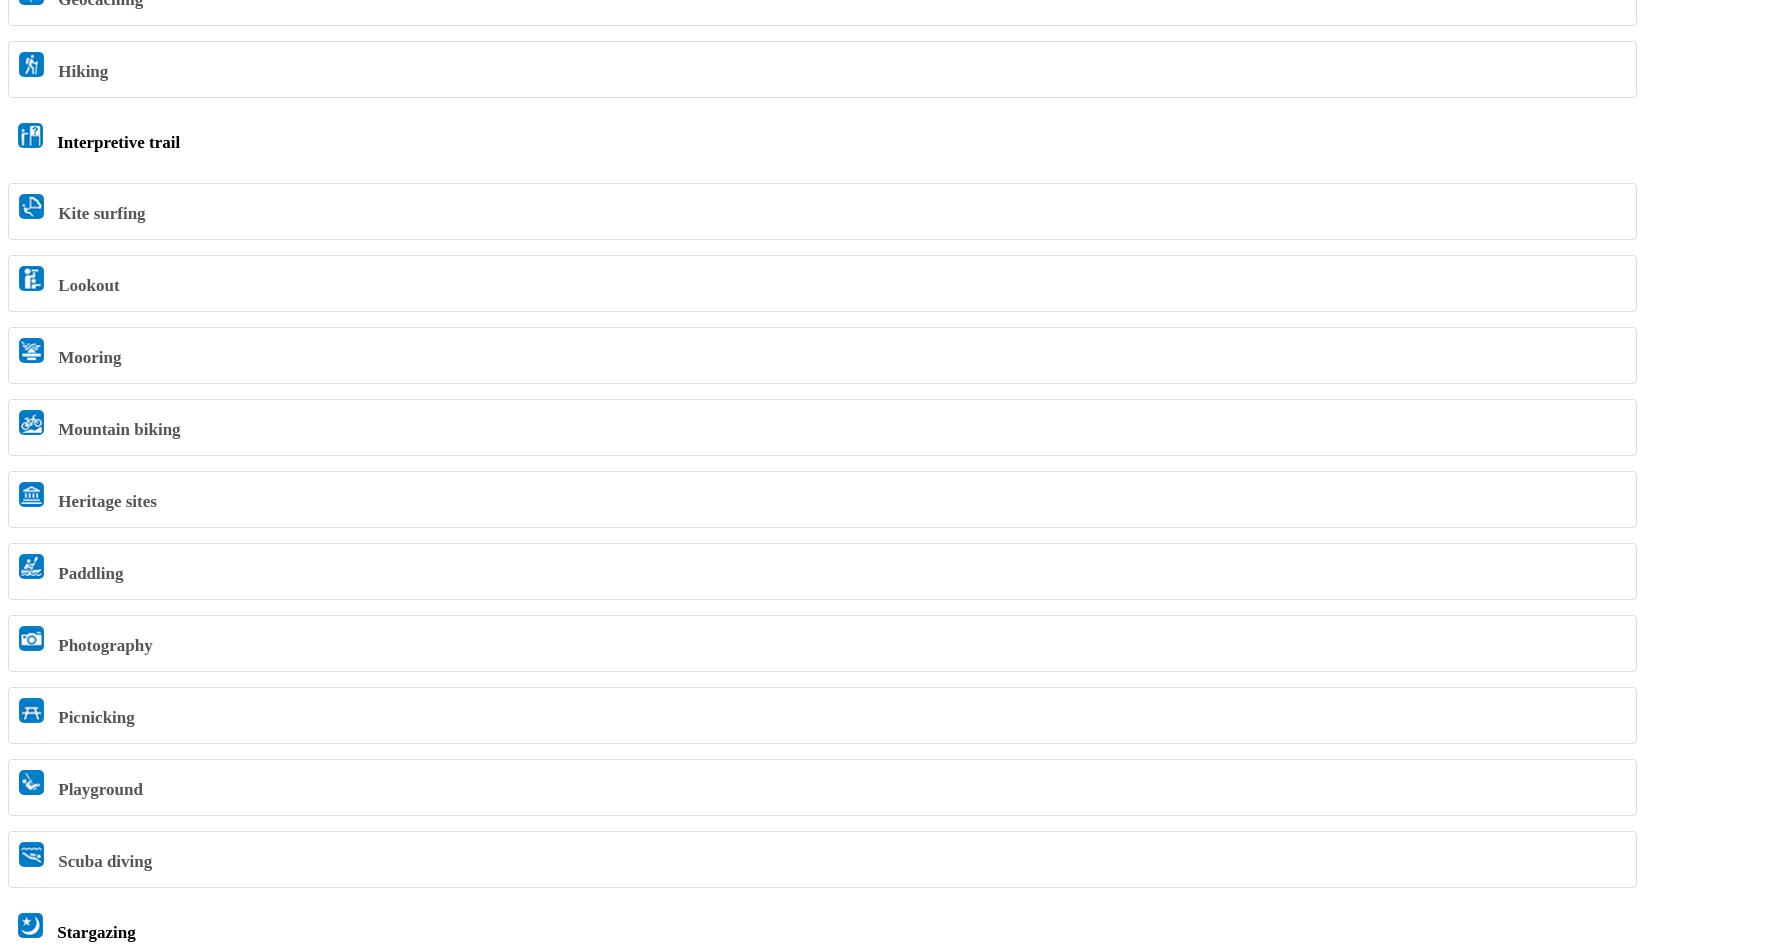 This screenshot has width=1792, height=947. What do you see at coordinates (94, 930) in the screenshot?
I see `'Stargazing'` at bounding box center [94, 930].